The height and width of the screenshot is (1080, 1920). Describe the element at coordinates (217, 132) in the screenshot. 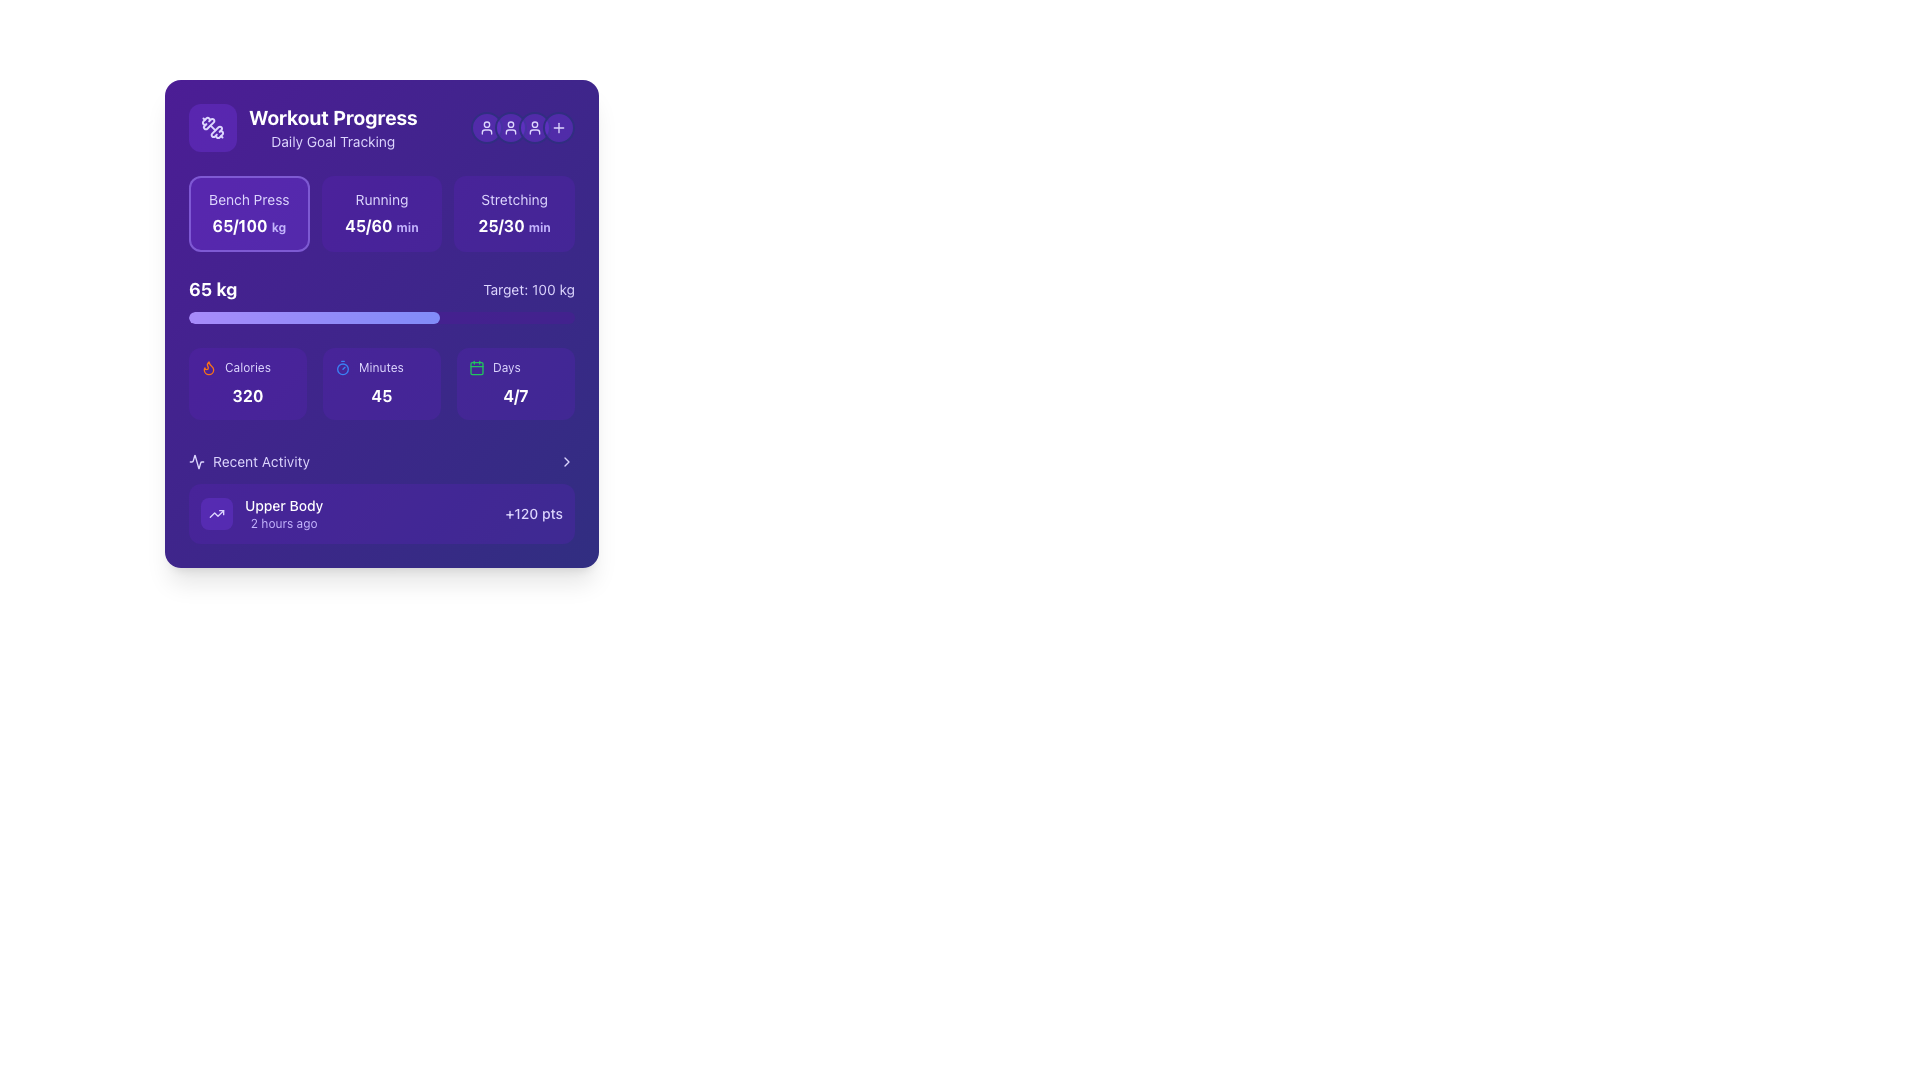

I see `the icon representing weight or dumbbell exercises, located at the top-left corner of the sidebar under 'Workout Progress.'` at that location.